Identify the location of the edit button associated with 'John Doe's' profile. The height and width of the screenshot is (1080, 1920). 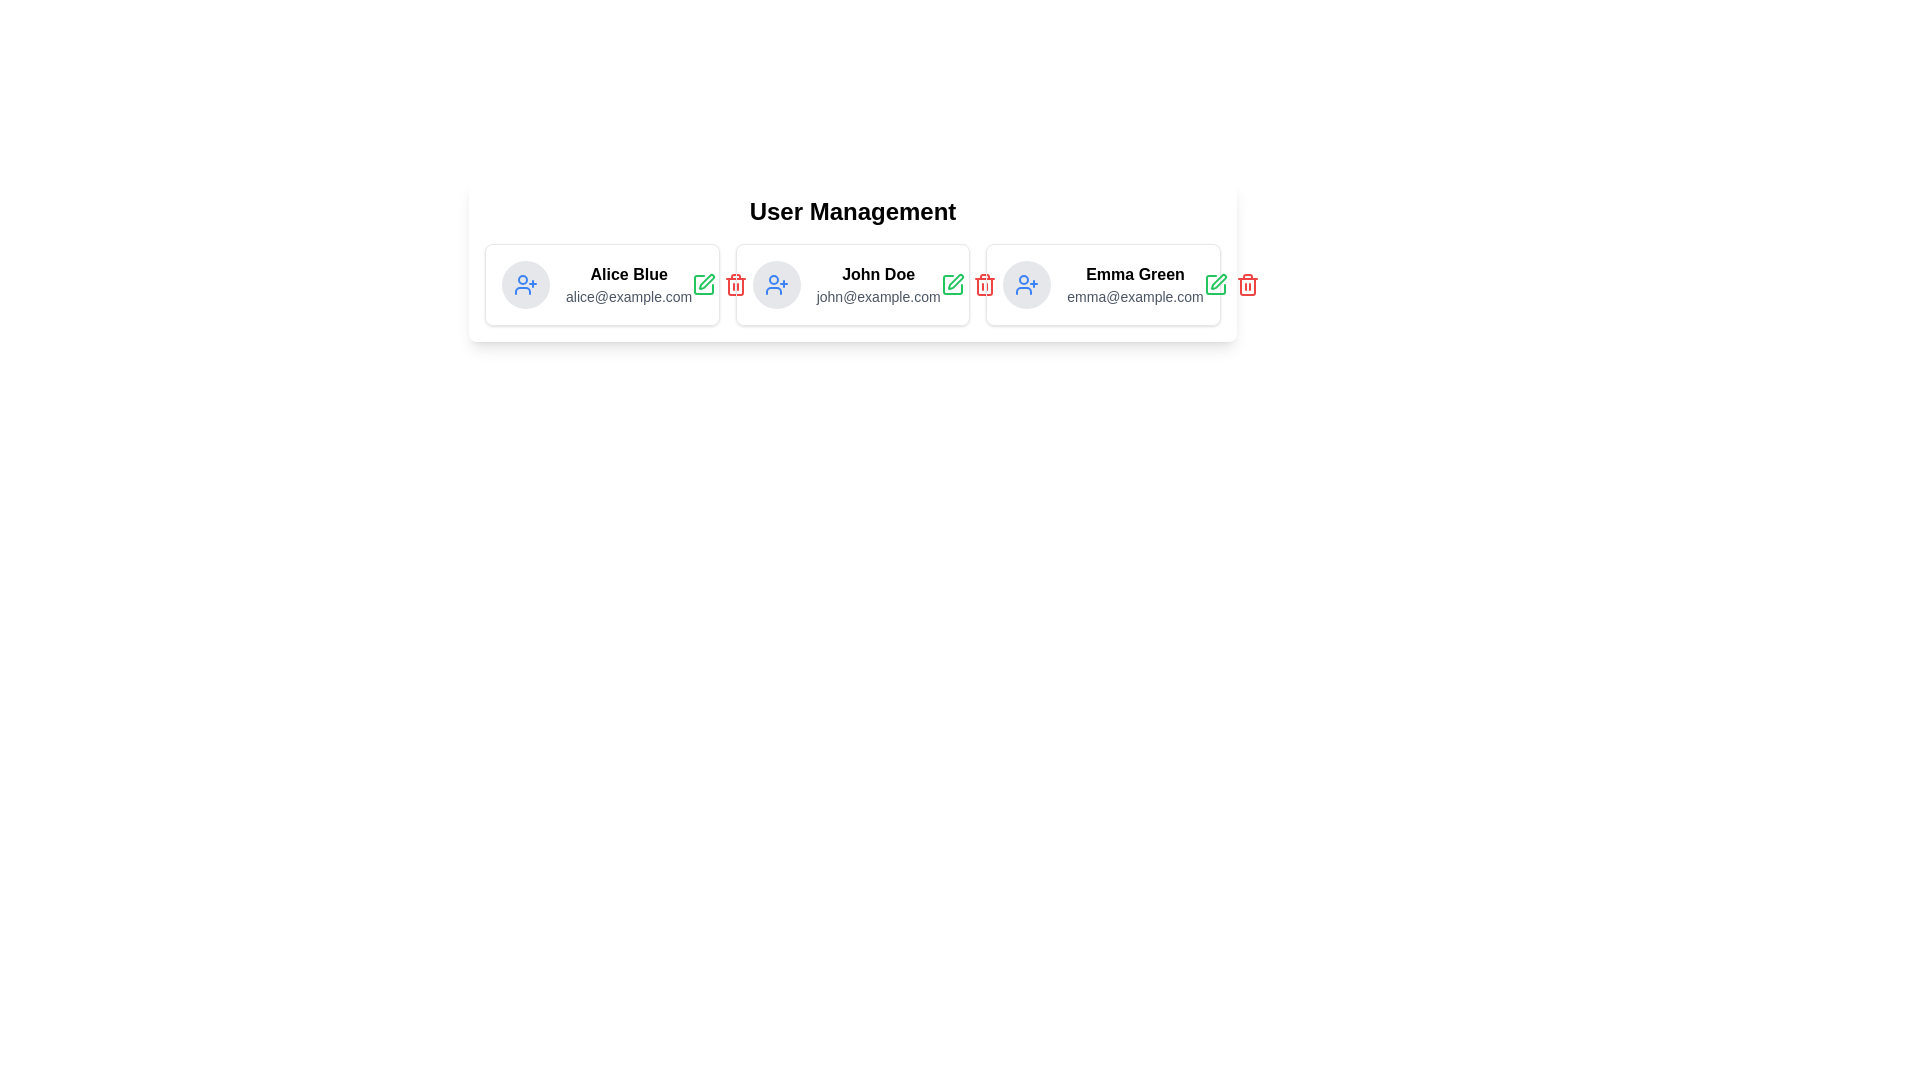
(951, 285).